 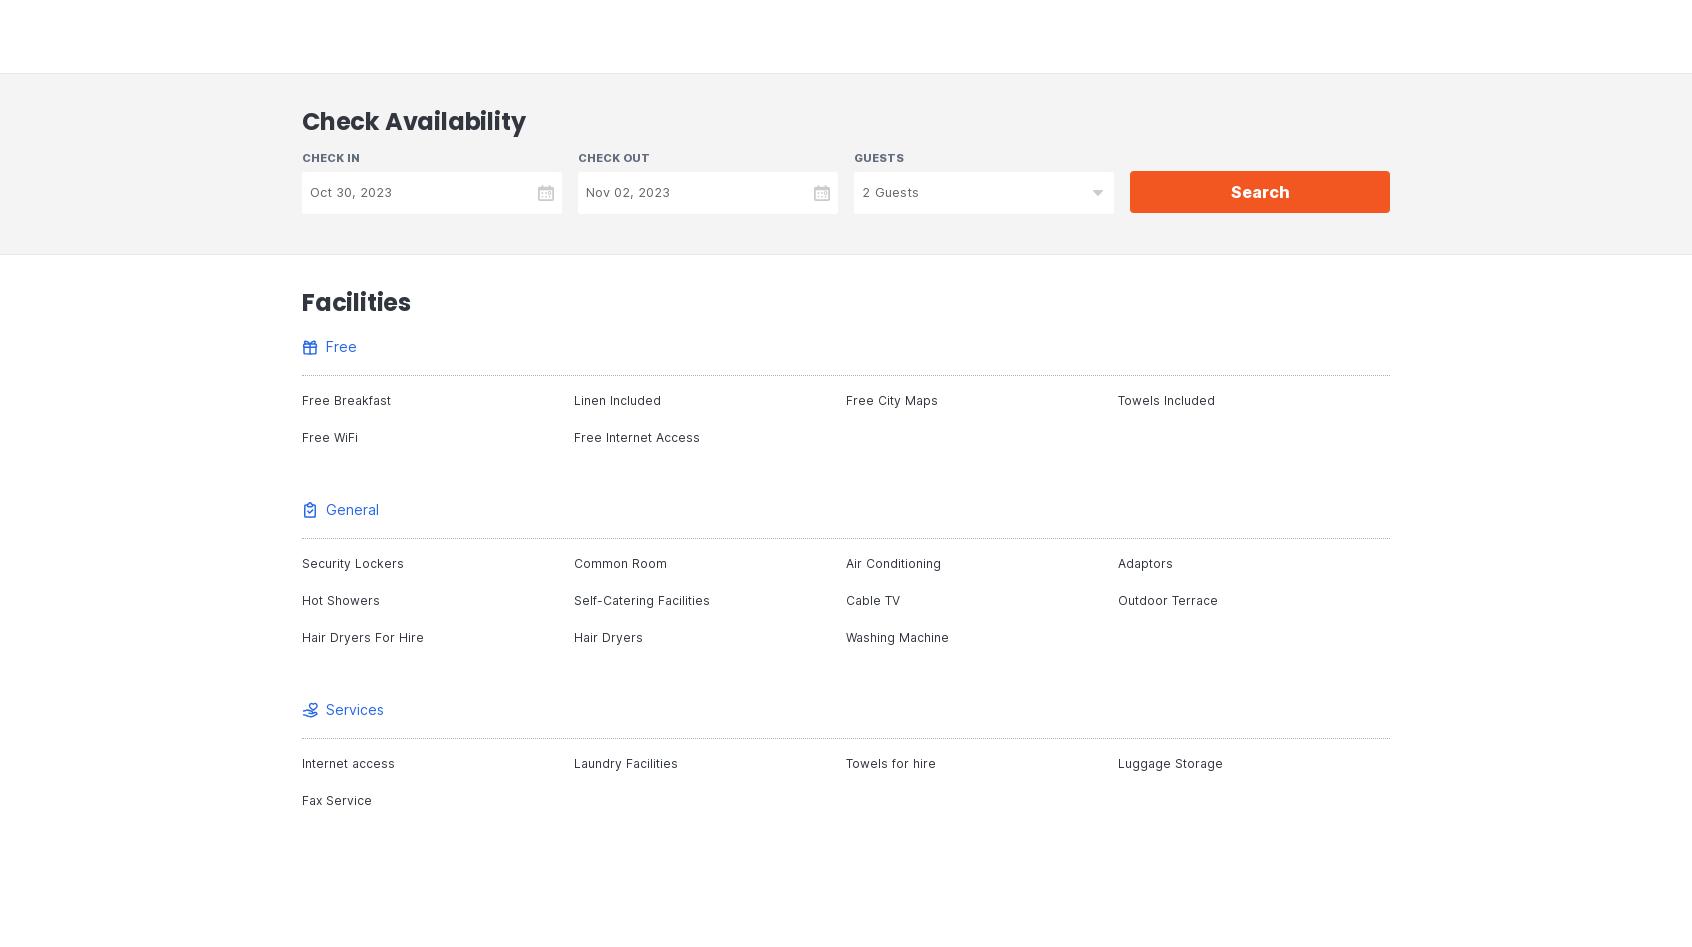 I want to click on 'Hair Dryers', so click(x=572, y=637).